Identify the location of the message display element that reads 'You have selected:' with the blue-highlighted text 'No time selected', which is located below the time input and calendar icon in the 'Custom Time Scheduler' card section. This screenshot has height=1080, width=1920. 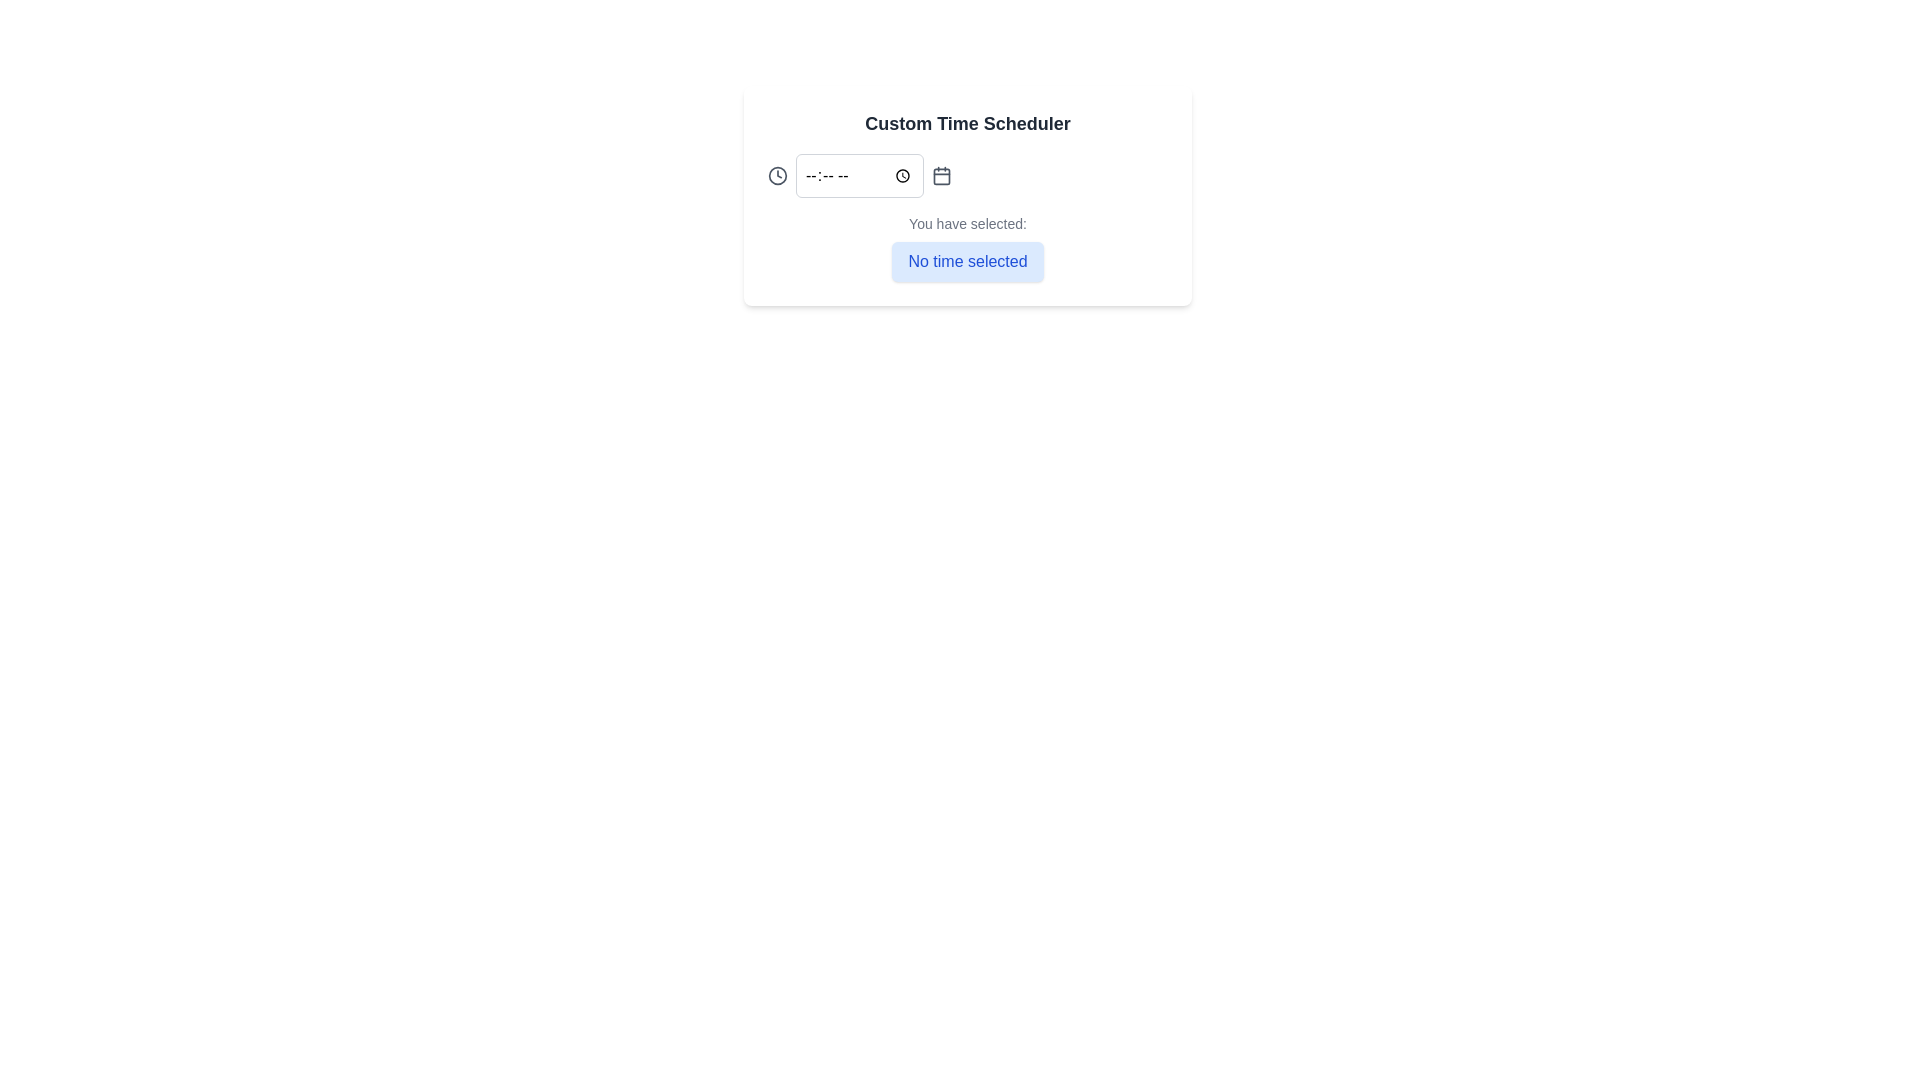
(968, 246).